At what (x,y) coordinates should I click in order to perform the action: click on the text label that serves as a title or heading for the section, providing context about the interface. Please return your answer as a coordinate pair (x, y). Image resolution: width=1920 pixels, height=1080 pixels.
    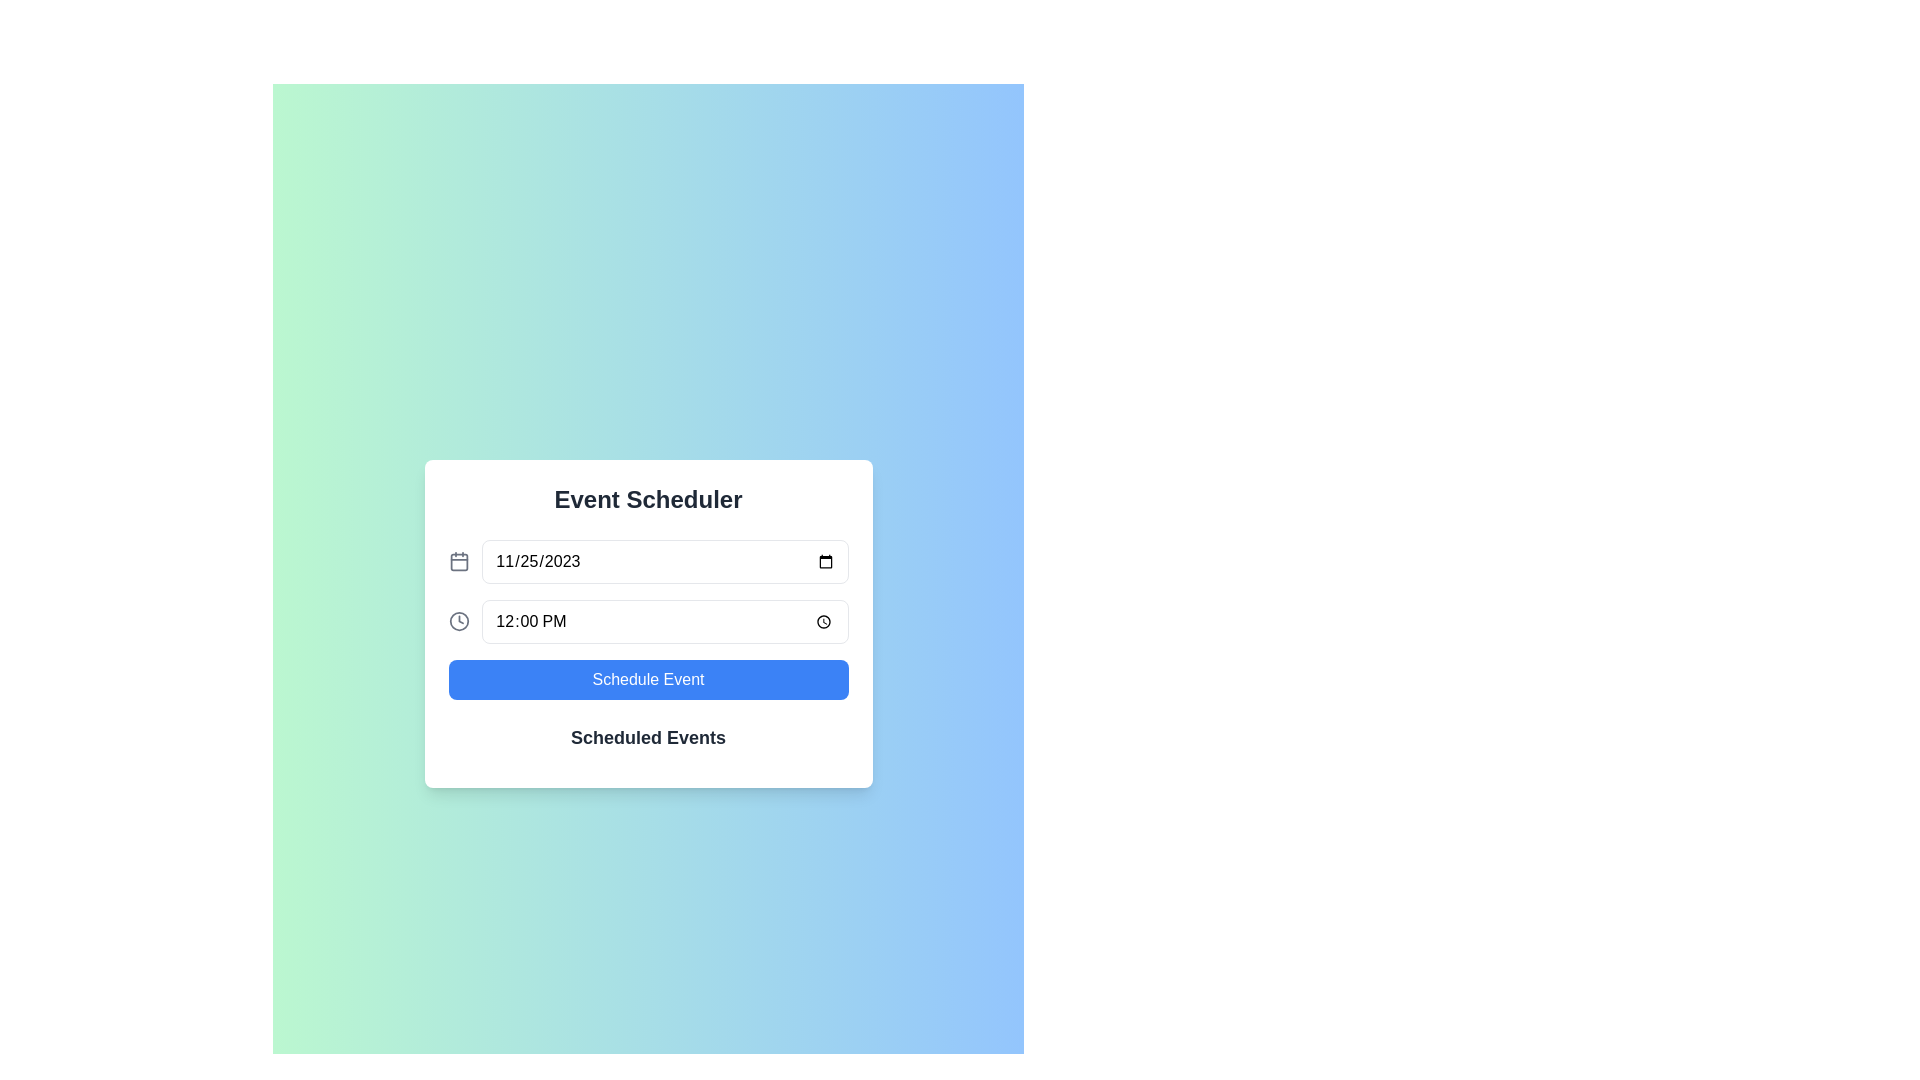
    Looking at the image, I should click on (648, 499).